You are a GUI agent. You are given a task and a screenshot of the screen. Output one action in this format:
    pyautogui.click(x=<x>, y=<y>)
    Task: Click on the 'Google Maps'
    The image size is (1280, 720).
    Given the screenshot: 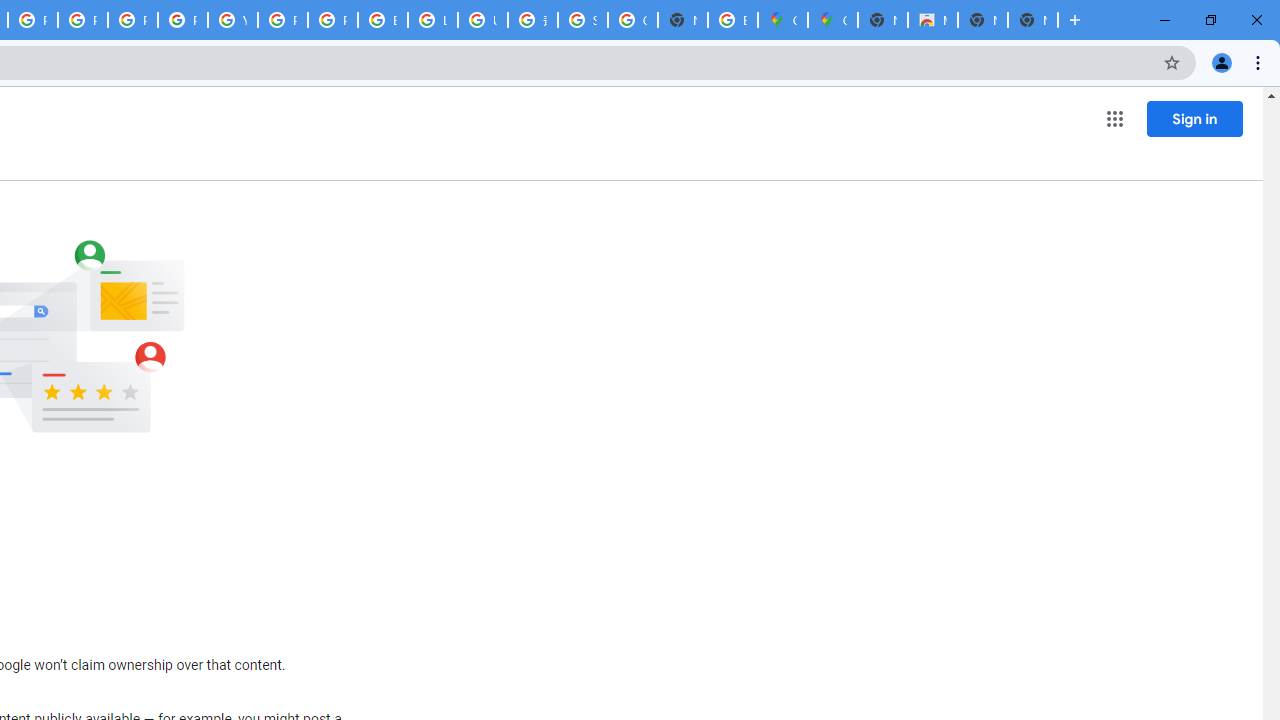 What is the action you would take?
    pyautogui.click(x=832, y=20)
    